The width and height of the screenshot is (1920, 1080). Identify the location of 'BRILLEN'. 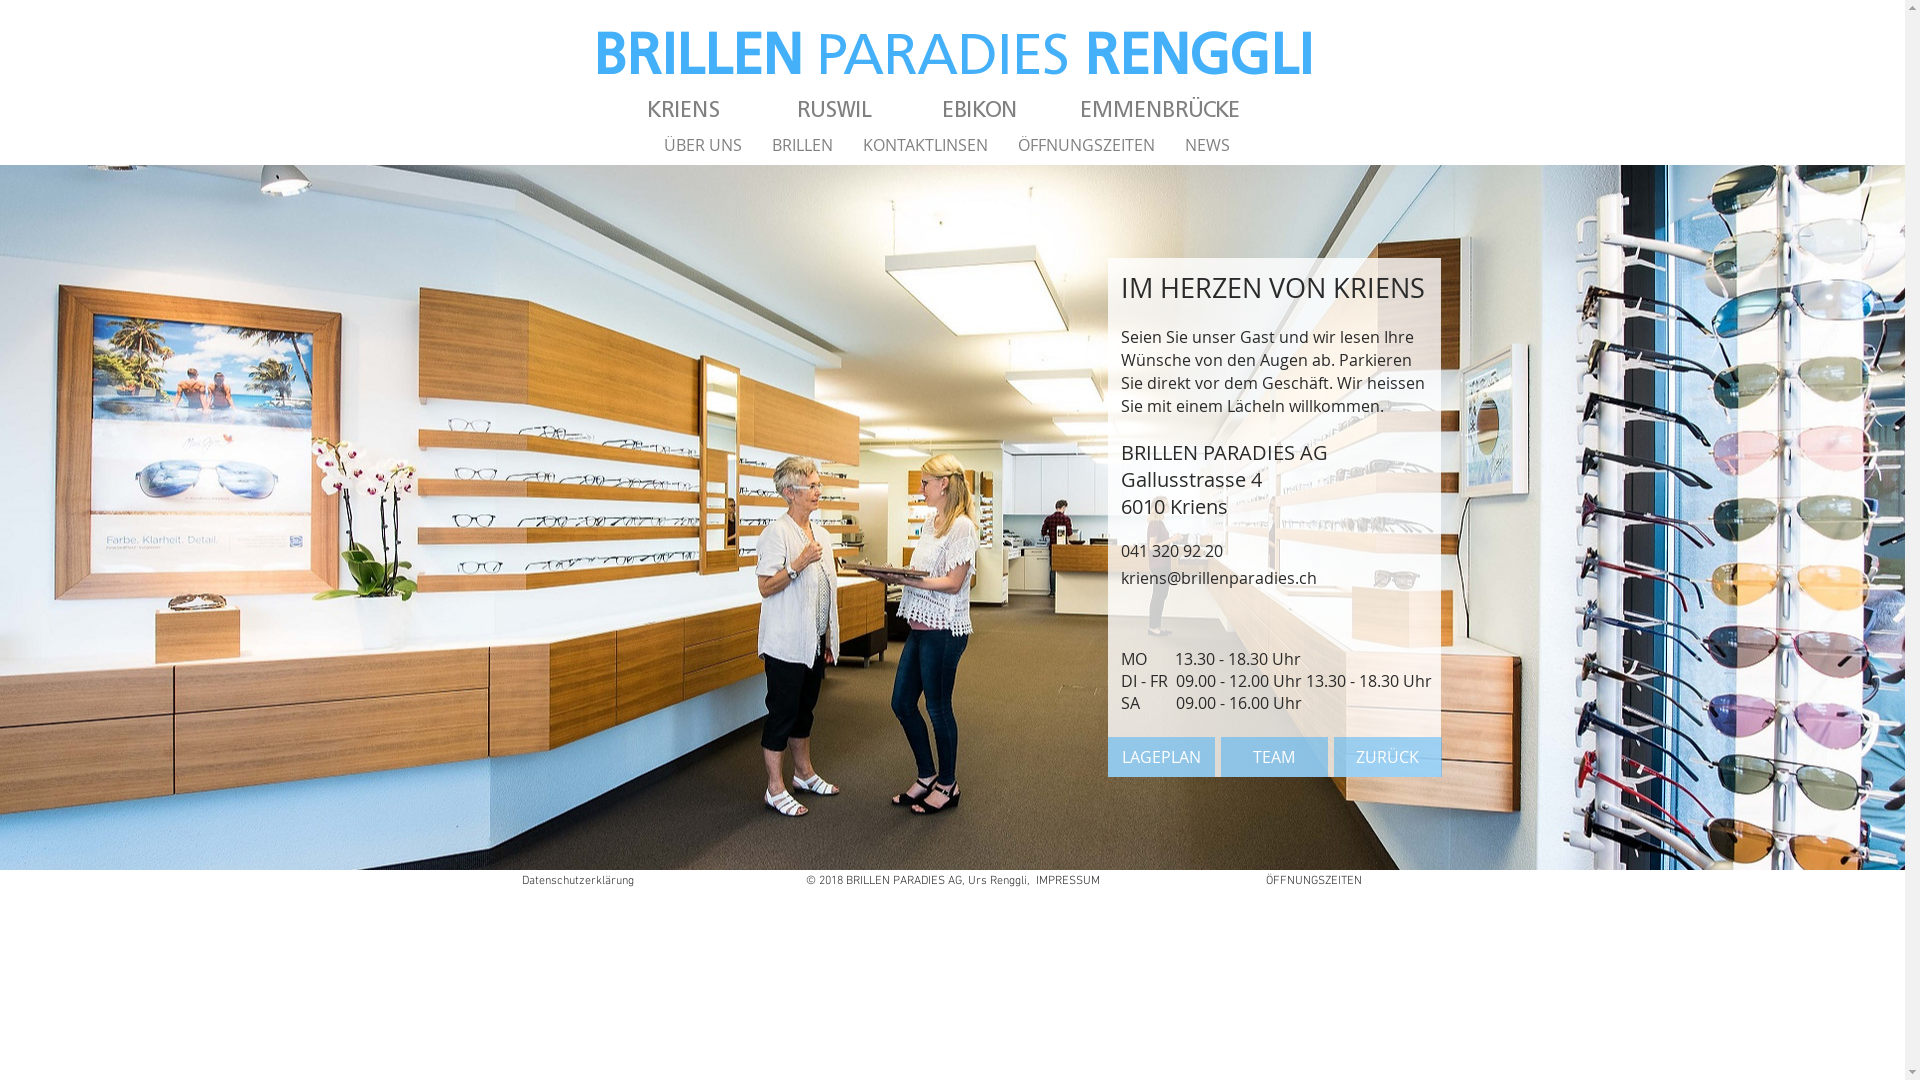
(801, 144).